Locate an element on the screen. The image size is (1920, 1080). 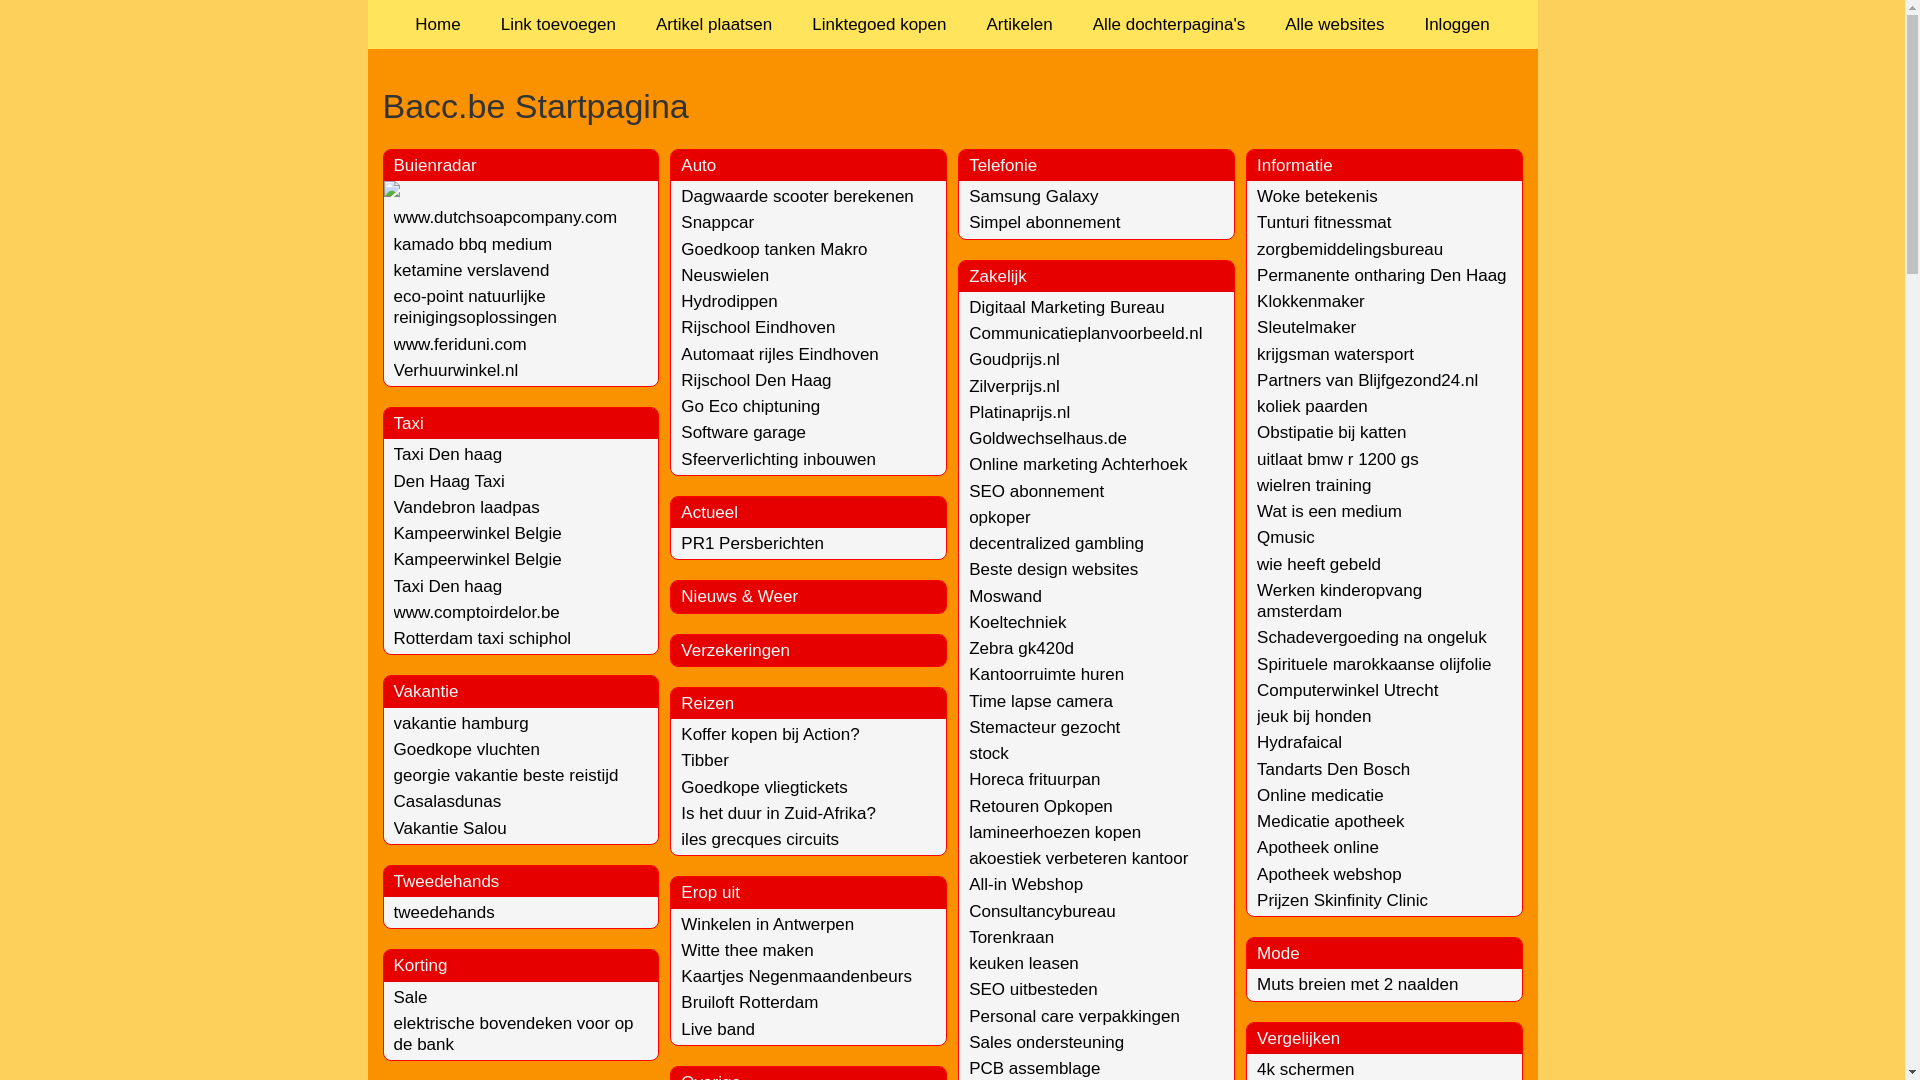
'Werken kinderopvang amsterdam' is located at coordinates (1339, 600).